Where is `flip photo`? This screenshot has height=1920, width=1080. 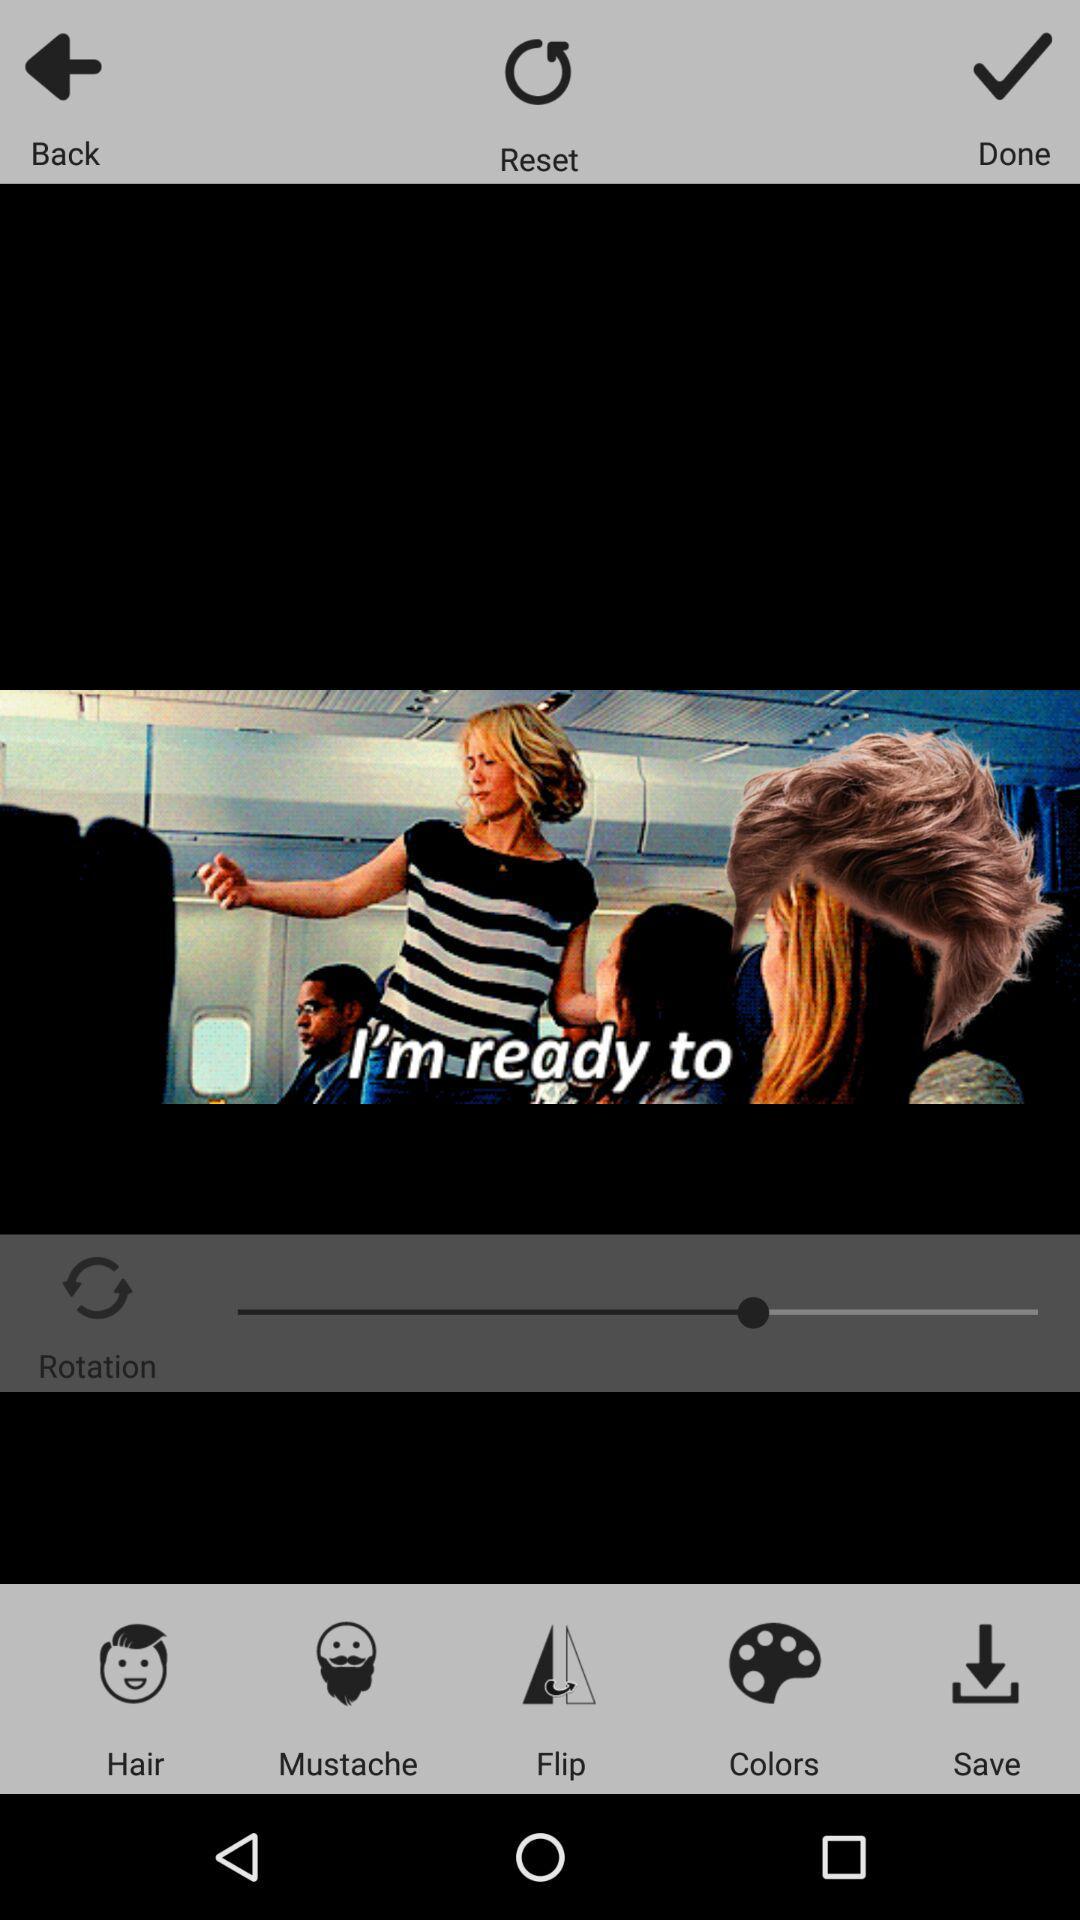
flip photo is located at coordinates (560, 1662).